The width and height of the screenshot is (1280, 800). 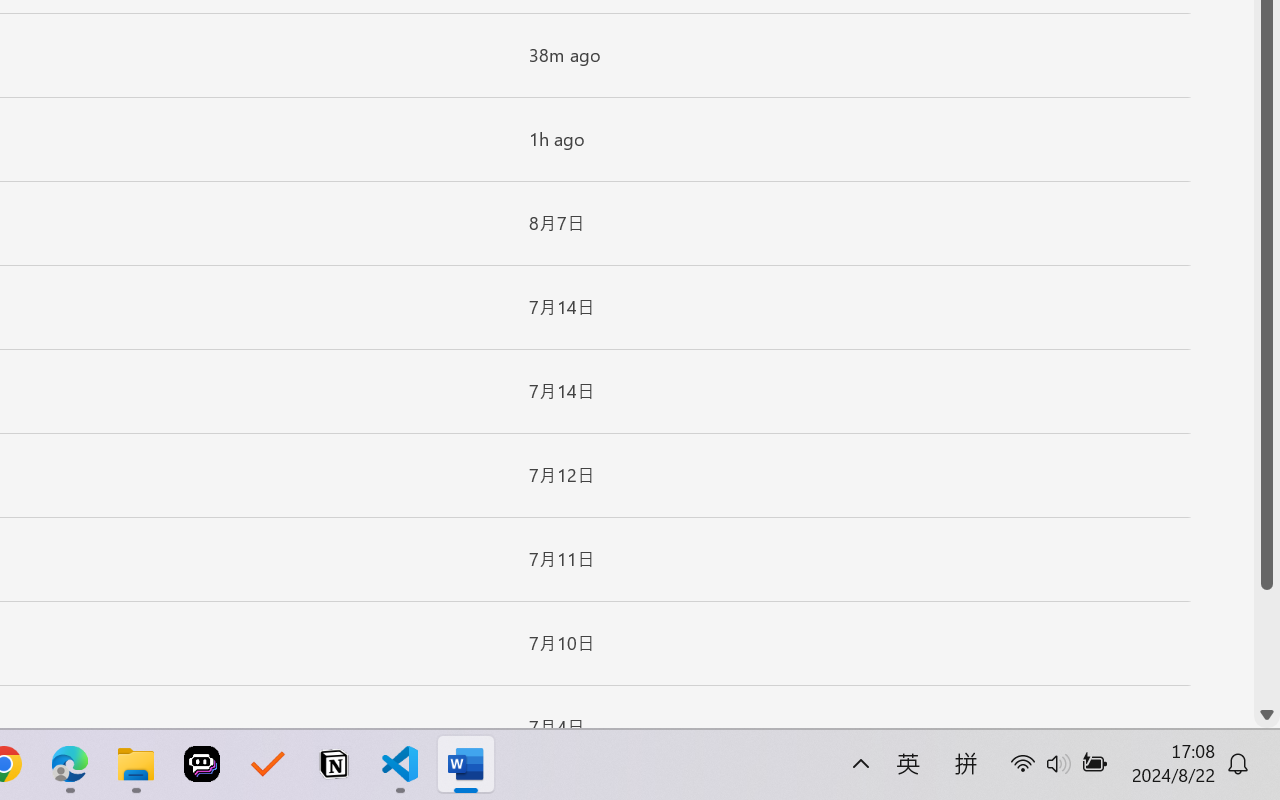 I want to click on 'Line down', so click(x=1266, y=714).